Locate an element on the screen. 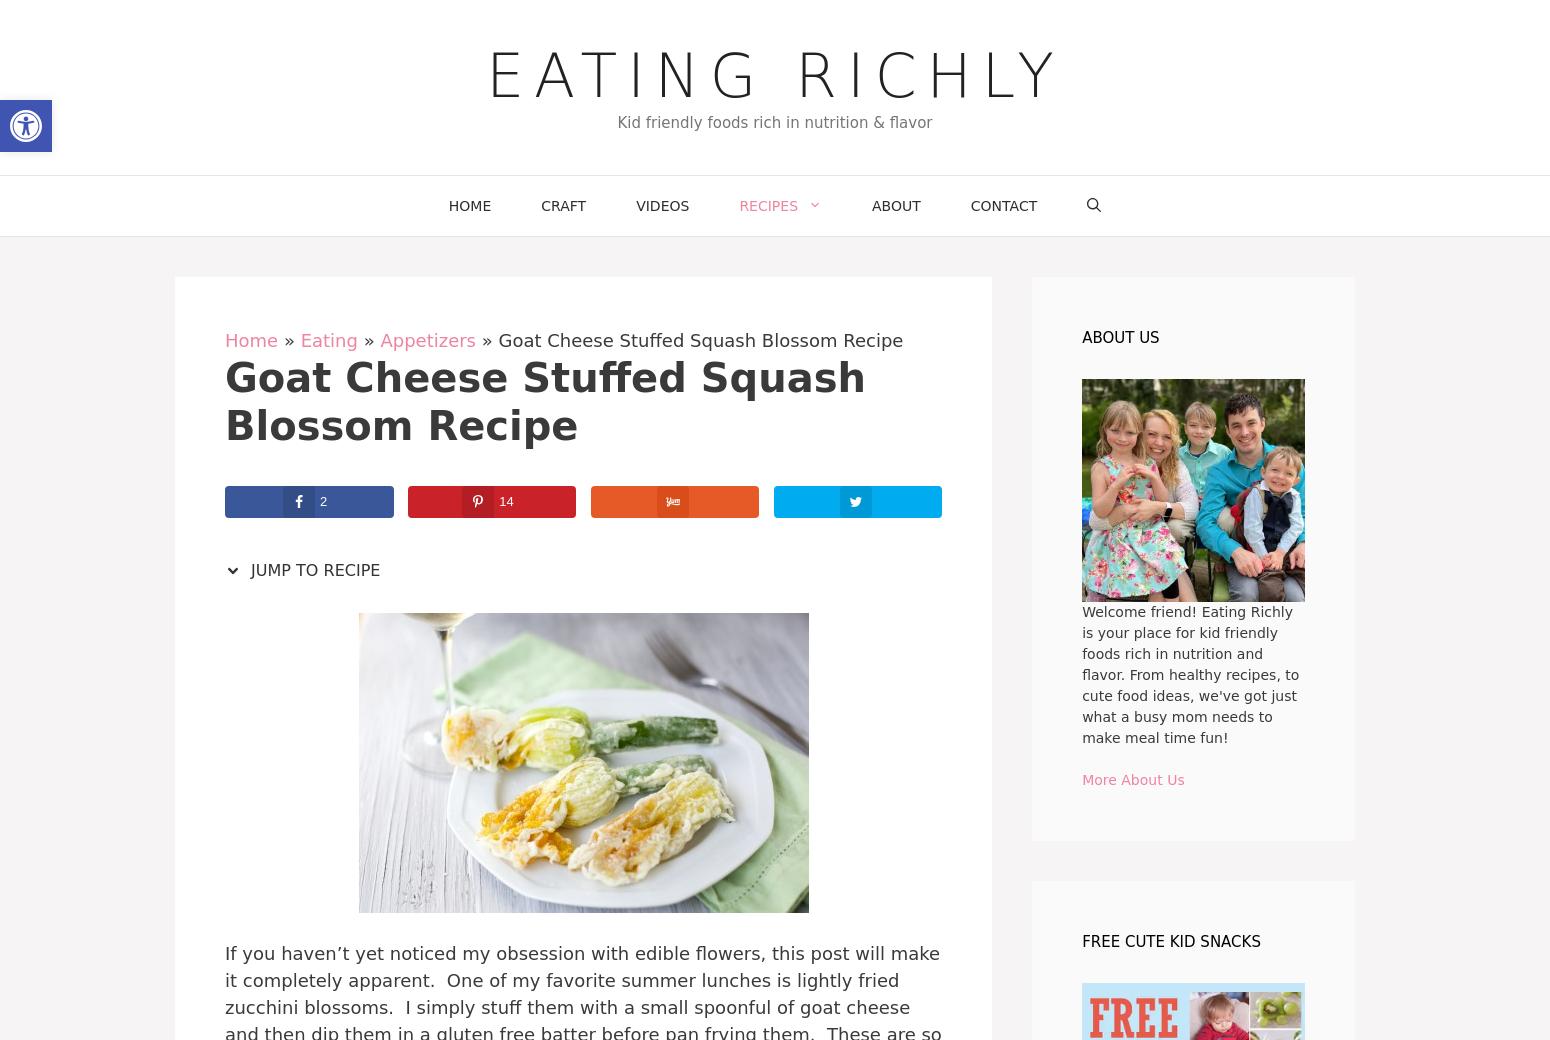  '2' is located at coordinates (322, 500).